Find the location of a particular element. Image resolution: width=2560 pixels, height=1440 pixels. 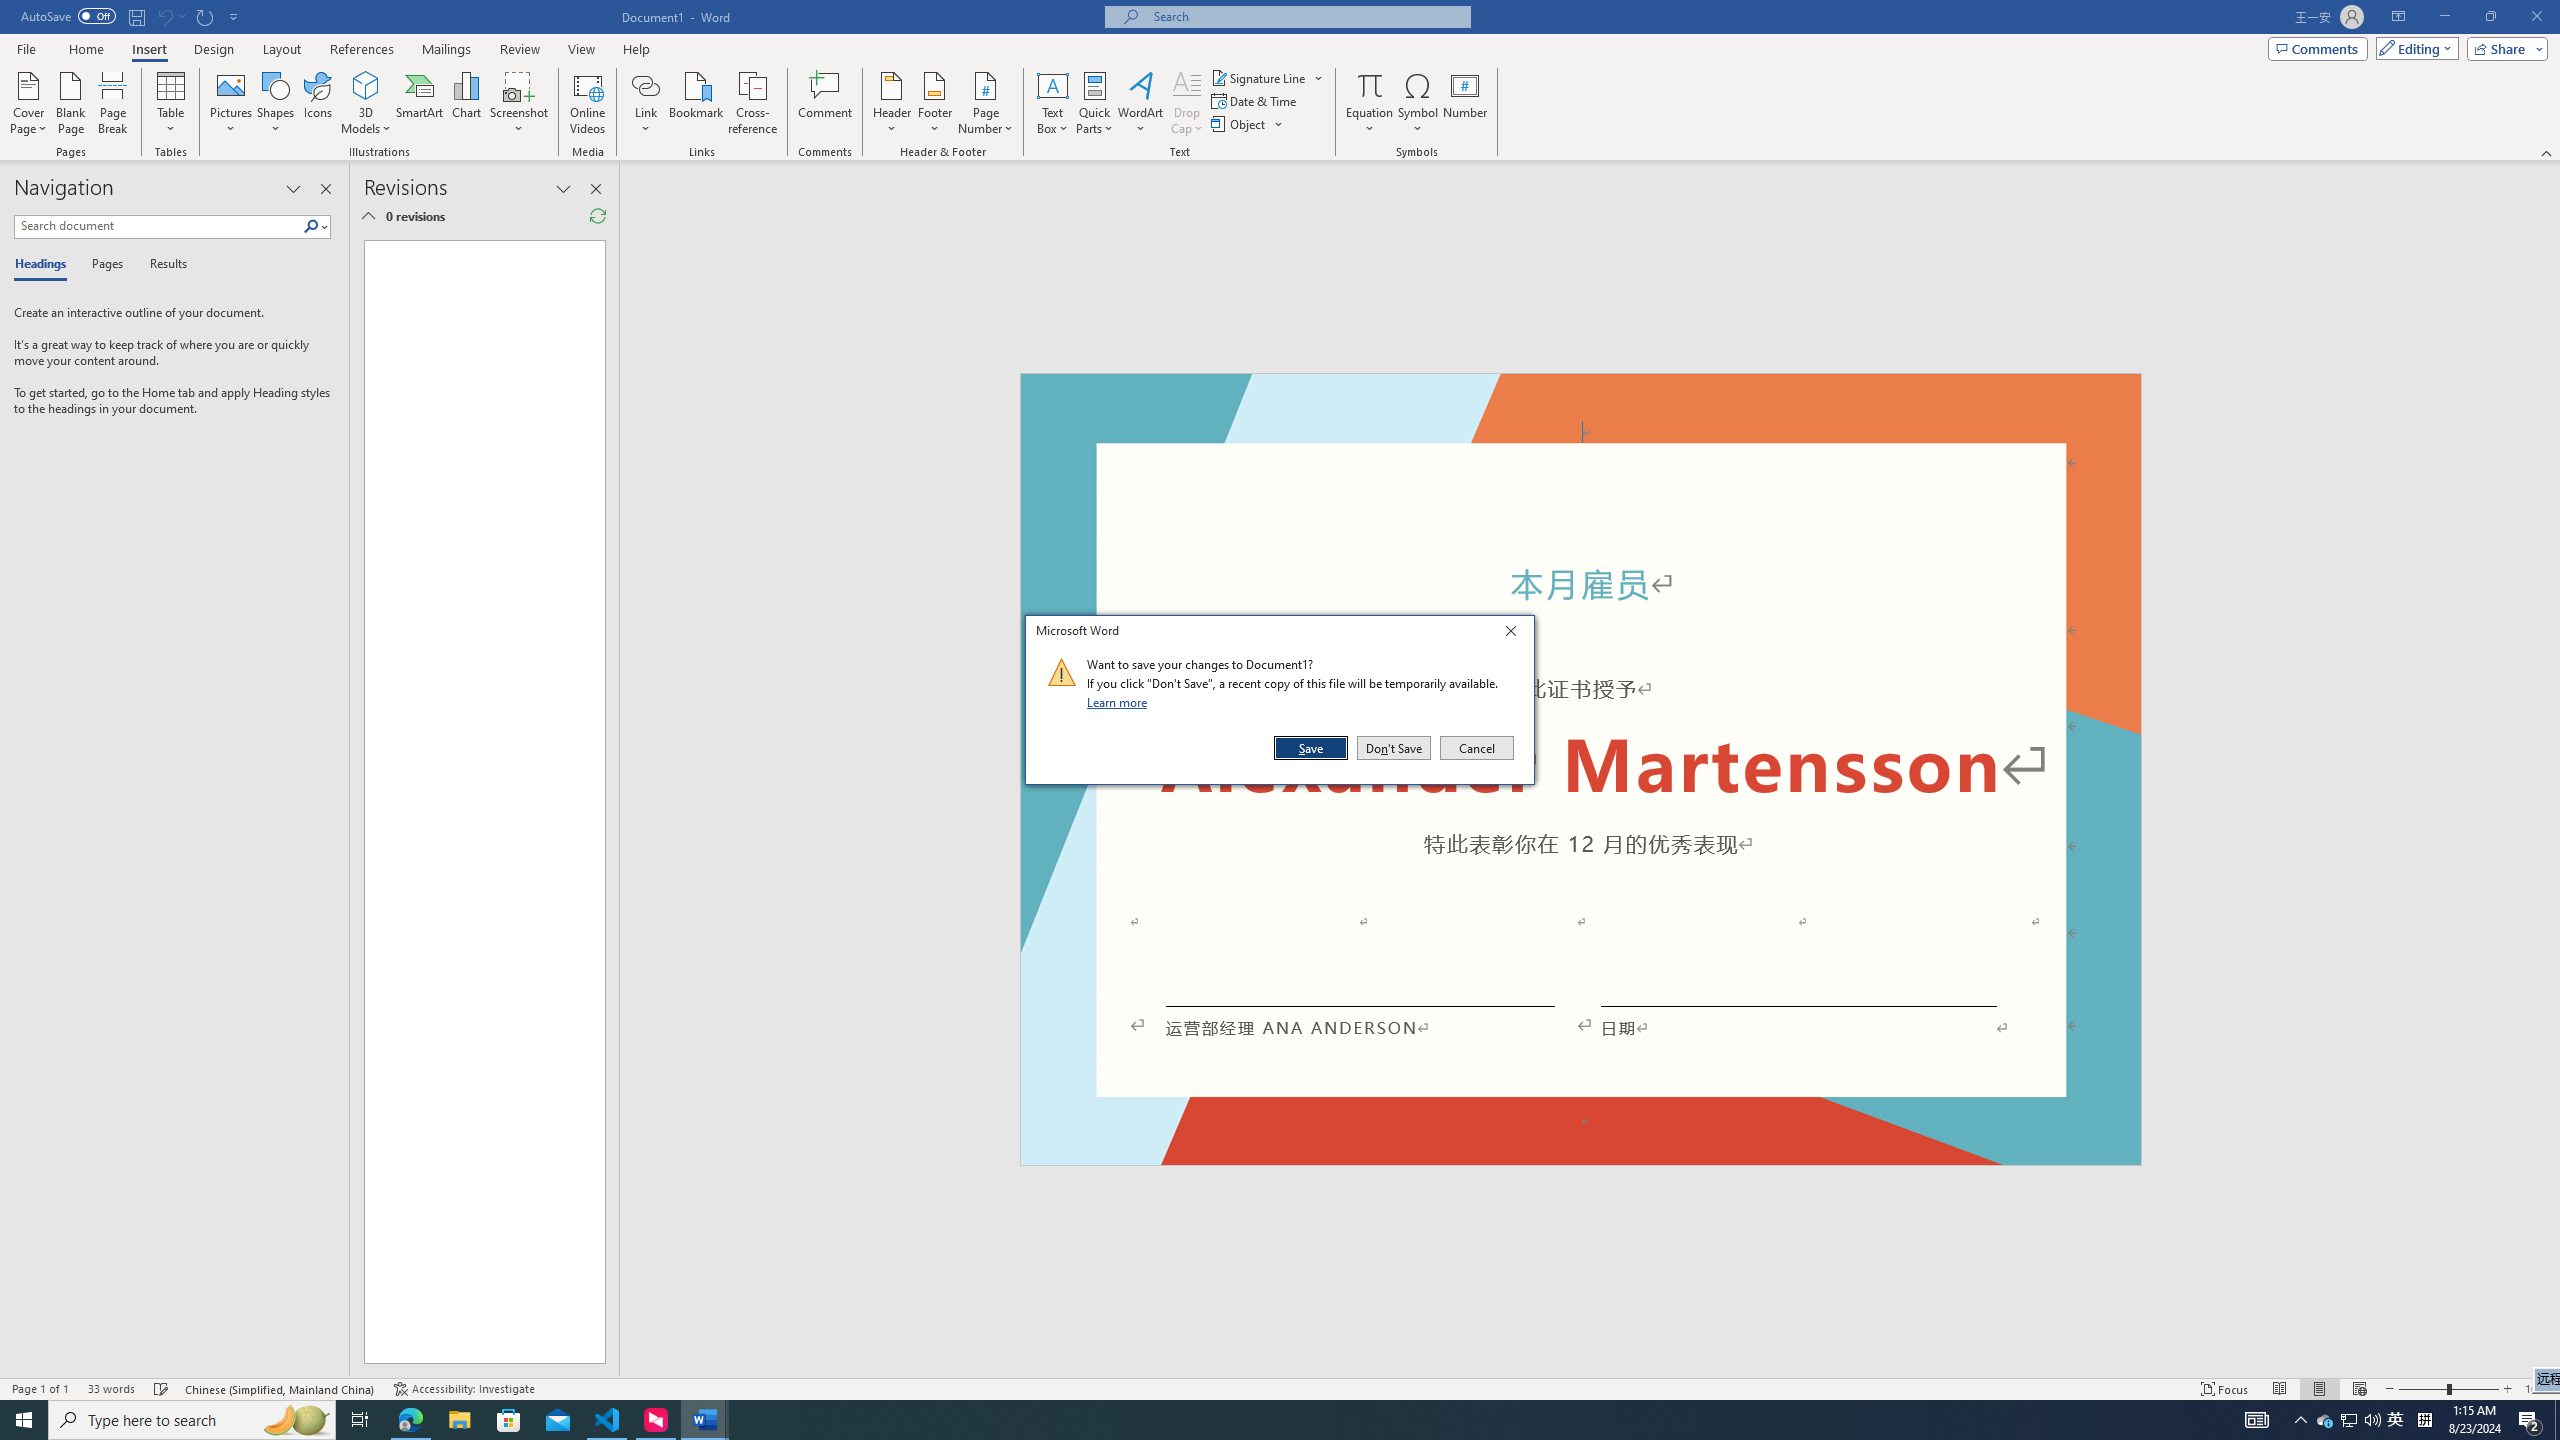

'Page Break' is located at coordinates (111, 103).